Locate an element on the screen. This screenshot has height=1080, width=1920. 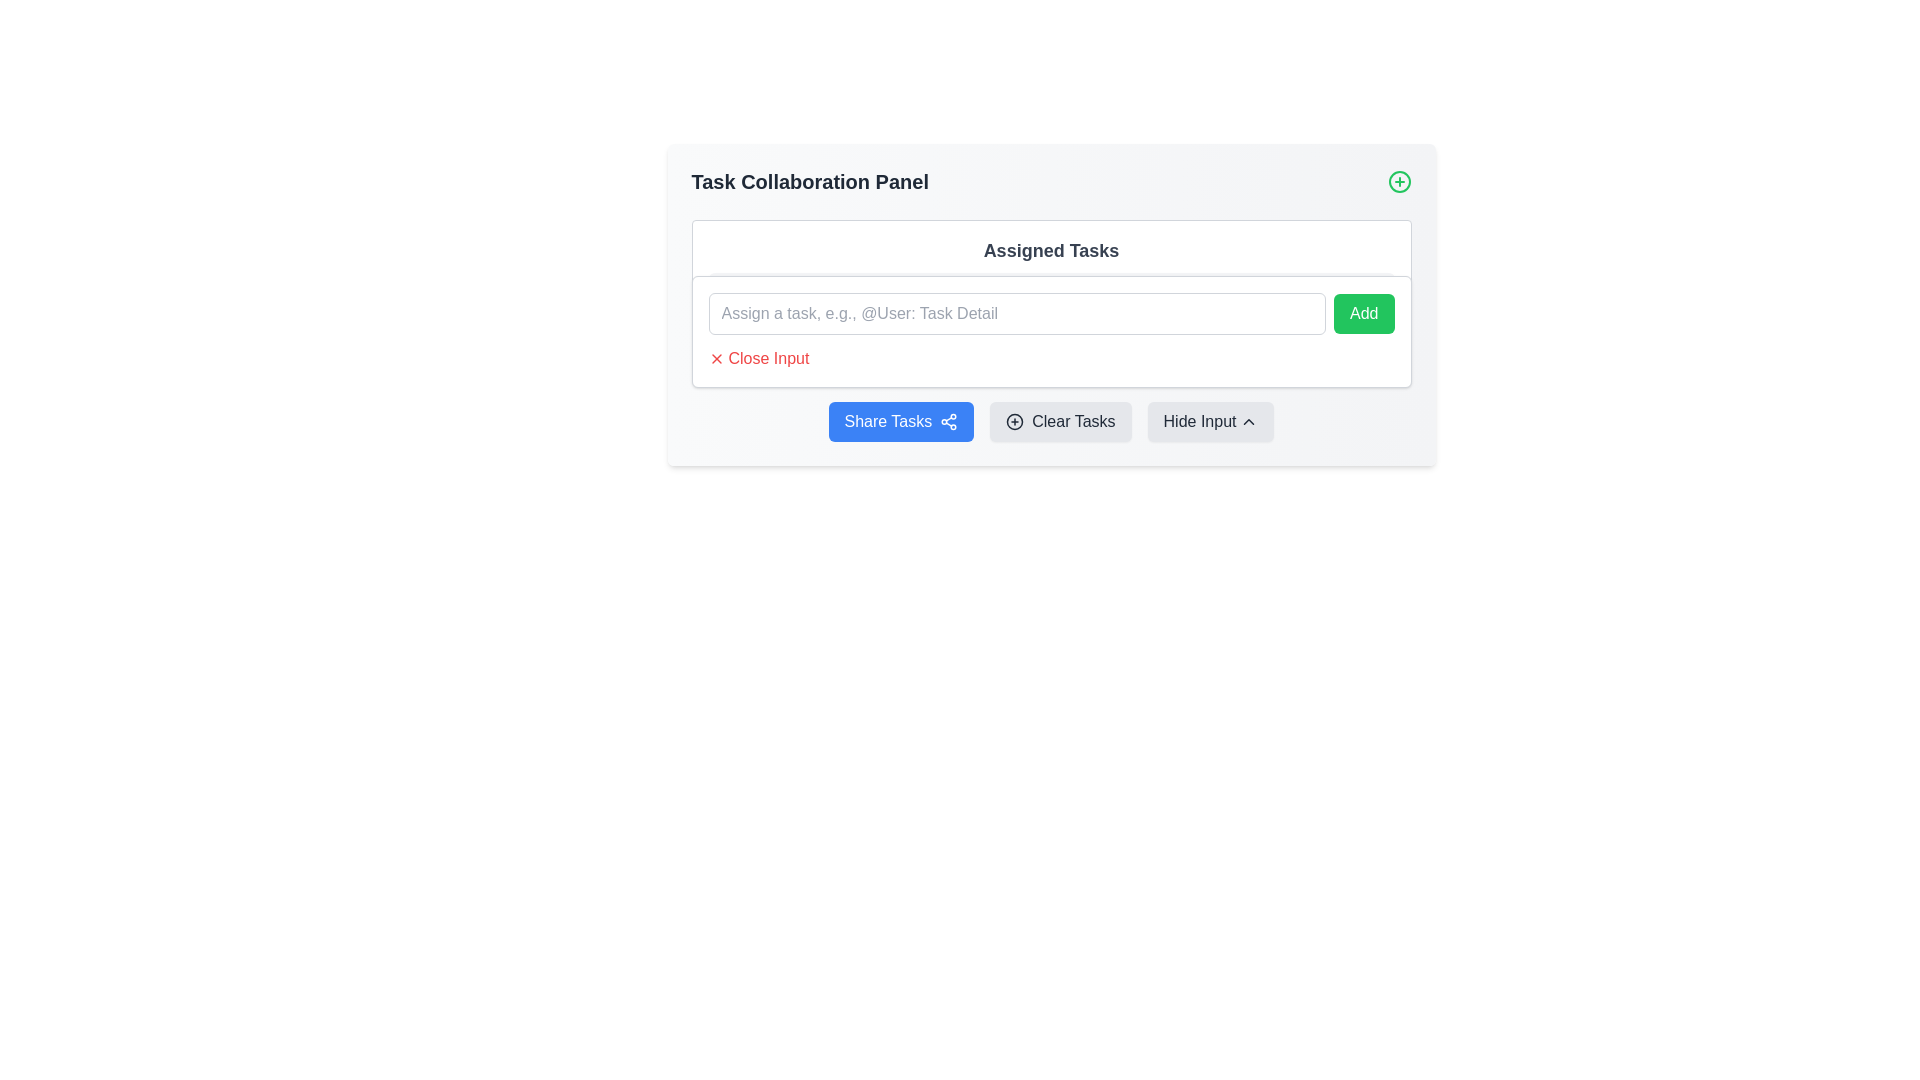
the 'Close Input' button, which is a red text label accompanied by a close action icon is located at coordinates (757, 357).